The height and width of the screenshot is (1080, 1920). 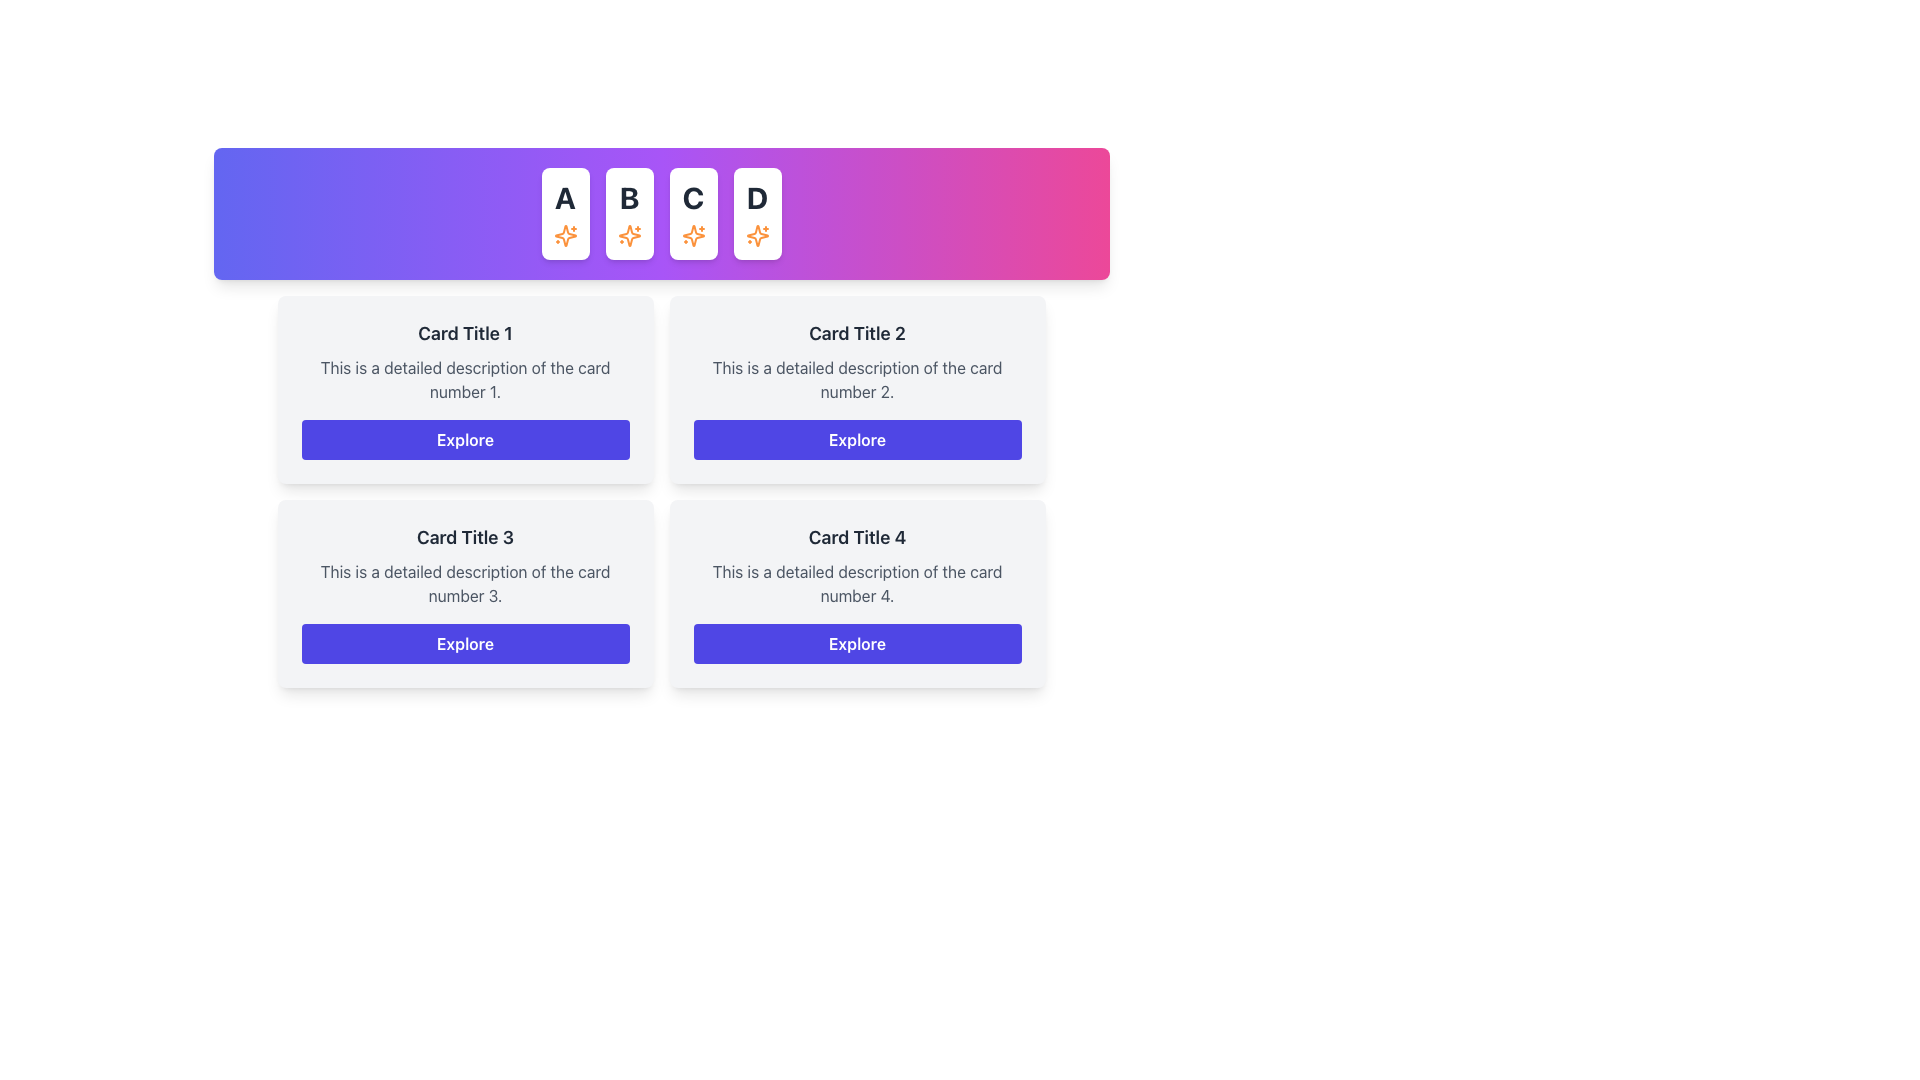 I want to click on the third card component located in the bottom-left quadrant of the grid layout, so click(x=464, y=593).